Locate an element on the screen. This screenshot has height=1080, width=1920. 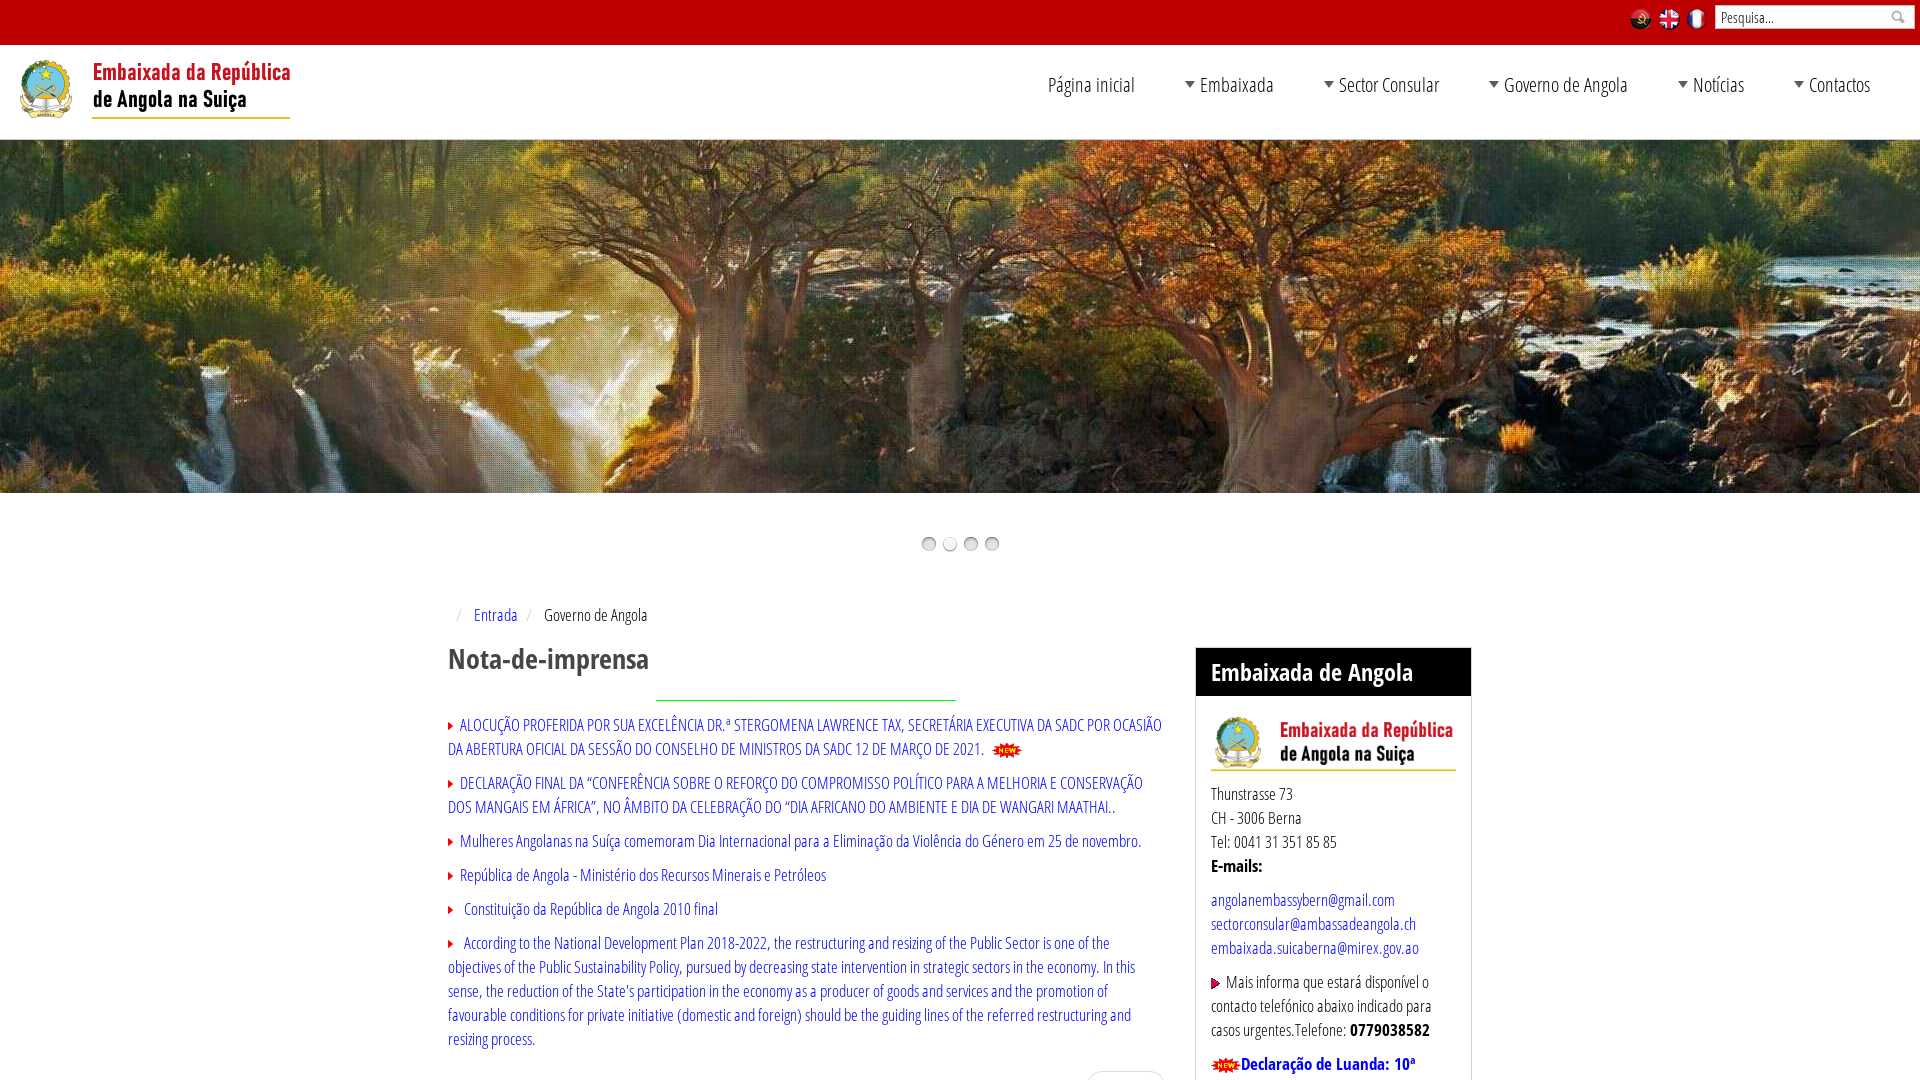
'Entrada' is located at coordinates (495, 613).